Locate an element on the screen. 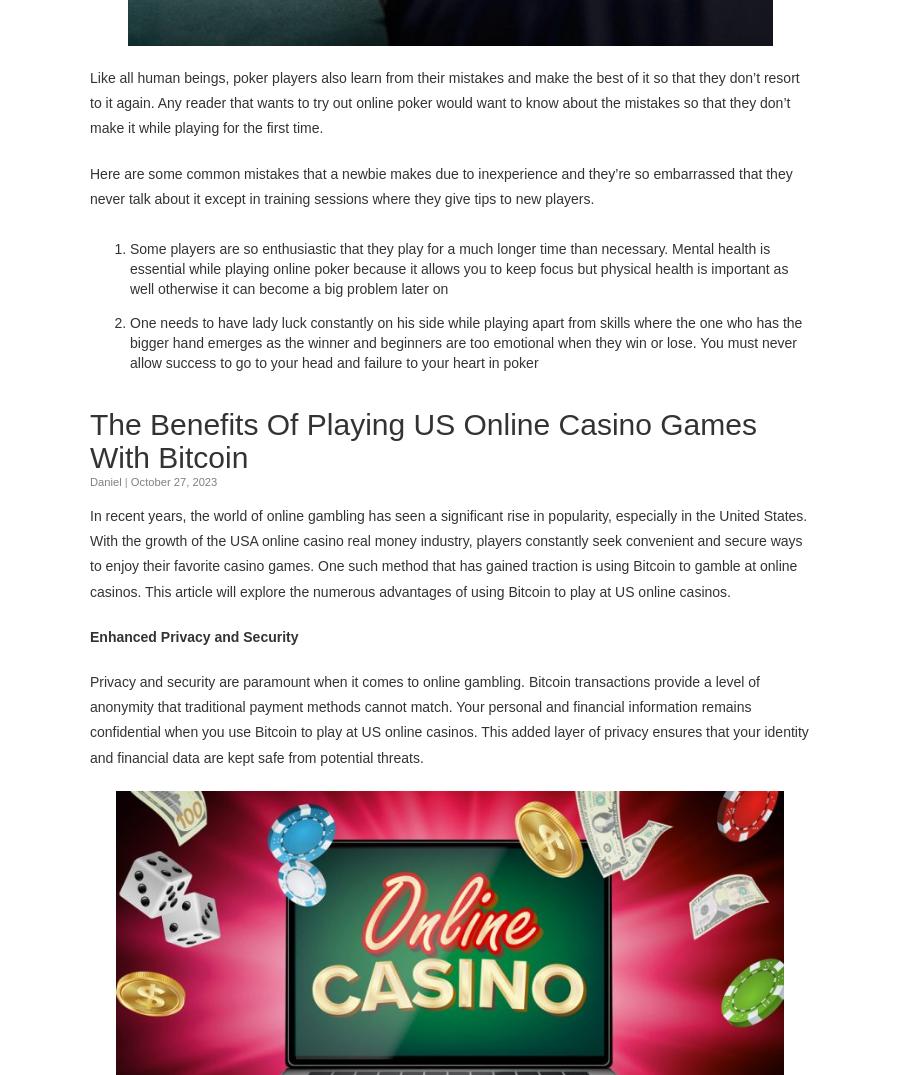 This screenshot has height=1075, width=900. 'Here are some common mistakes that a newbie makes due to inexperience and they’re so embarrassed that they never talk about it except in training sessions where they give tips to new players.' is located at coordinates (89, 184).